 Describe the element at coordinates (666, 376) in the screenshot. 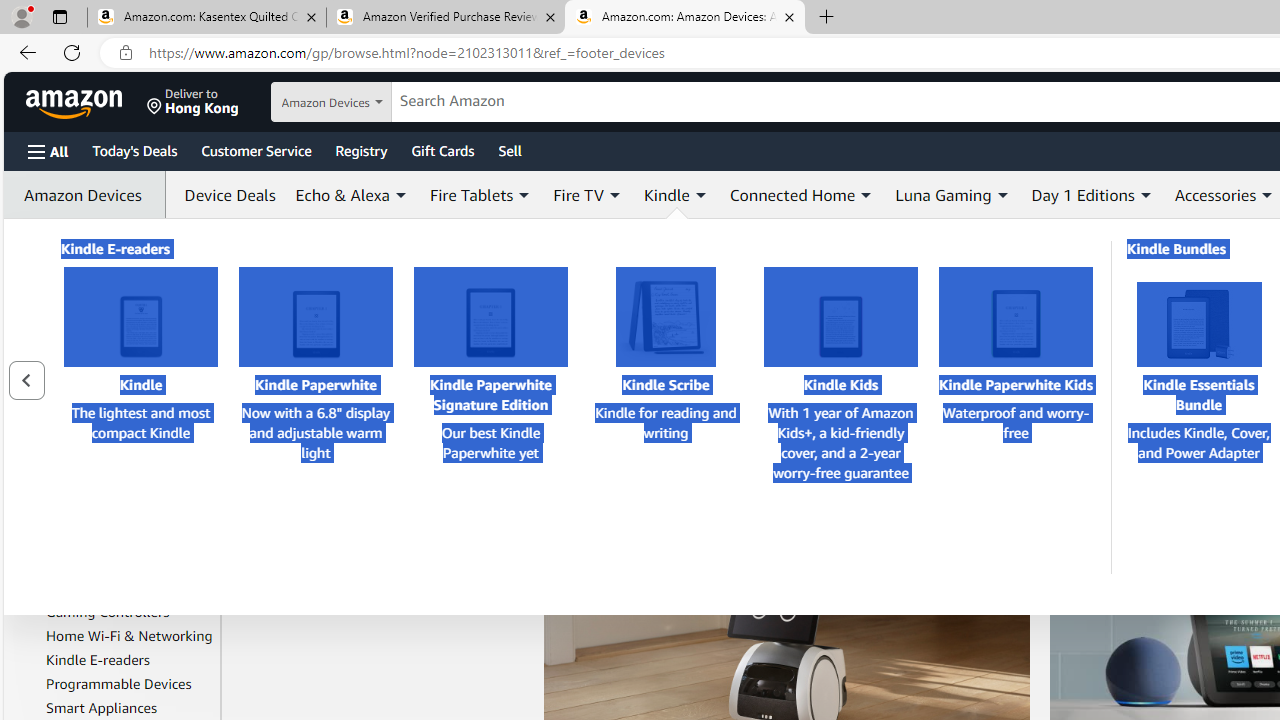

I see `'Kindle Scribe Kindle Scribe Kindle for reading and writing'` at that location.